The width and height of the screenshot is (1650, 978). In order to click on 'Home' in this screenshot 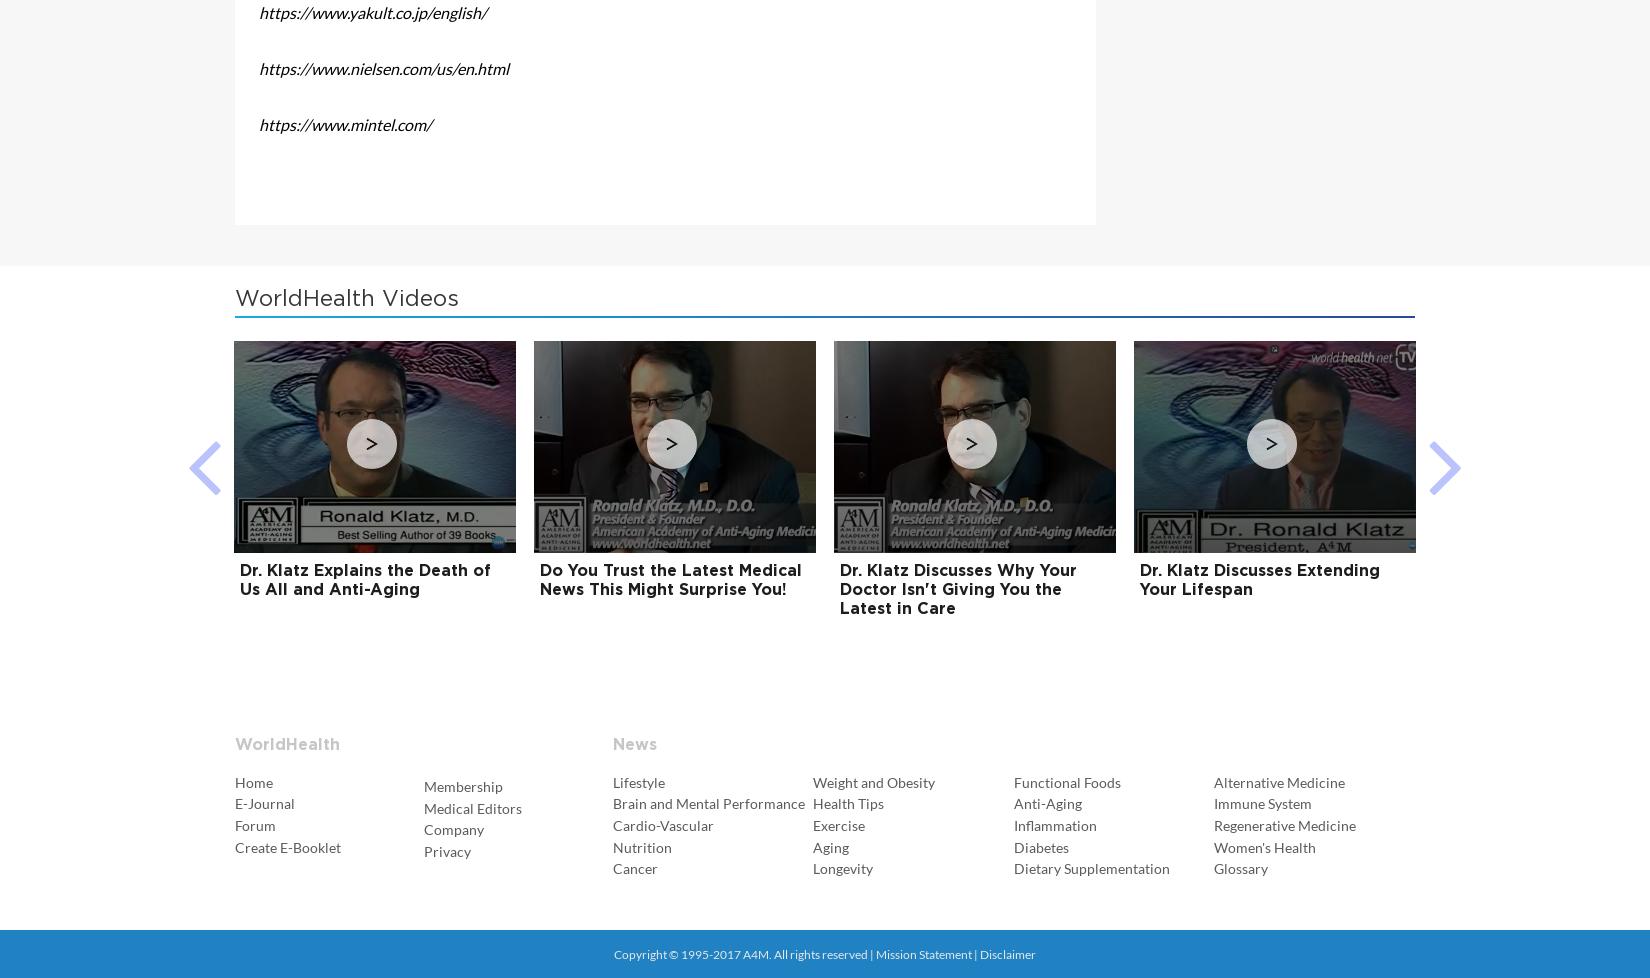, I will do `click(253, 780)`.